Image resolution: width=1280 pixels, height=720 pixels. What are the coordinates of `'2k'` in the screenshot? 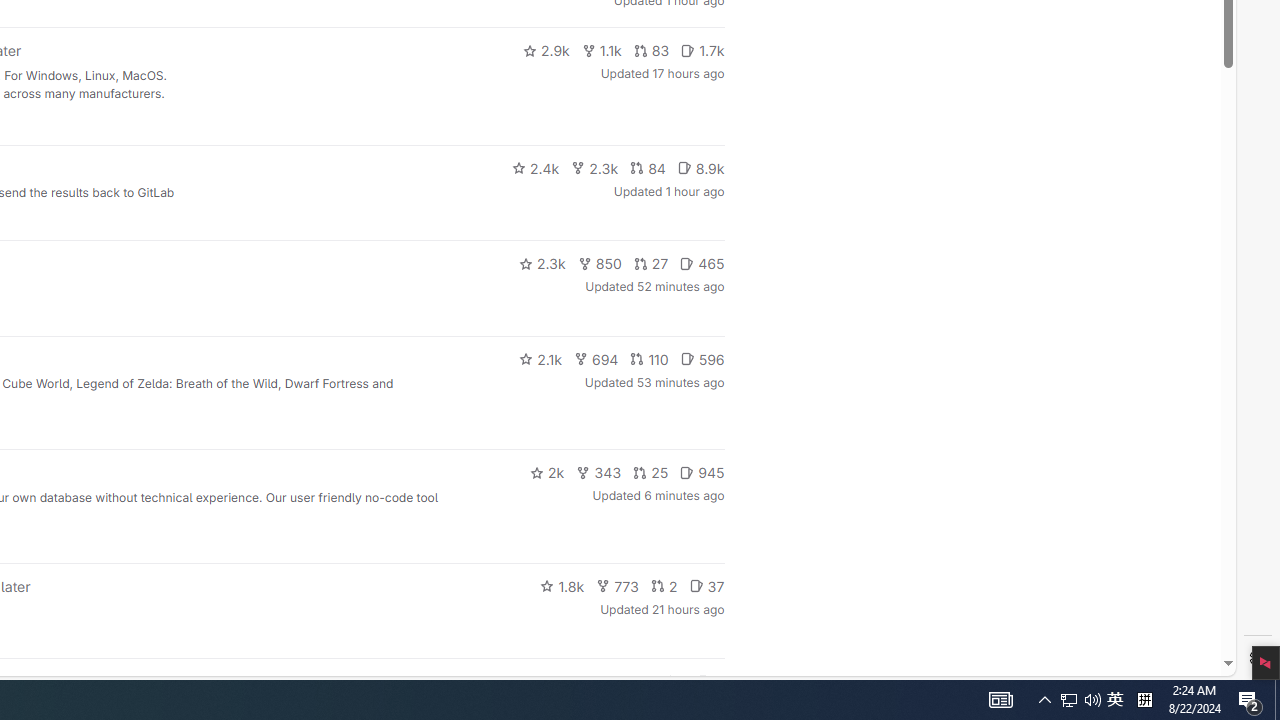 It's located at (546, 473).